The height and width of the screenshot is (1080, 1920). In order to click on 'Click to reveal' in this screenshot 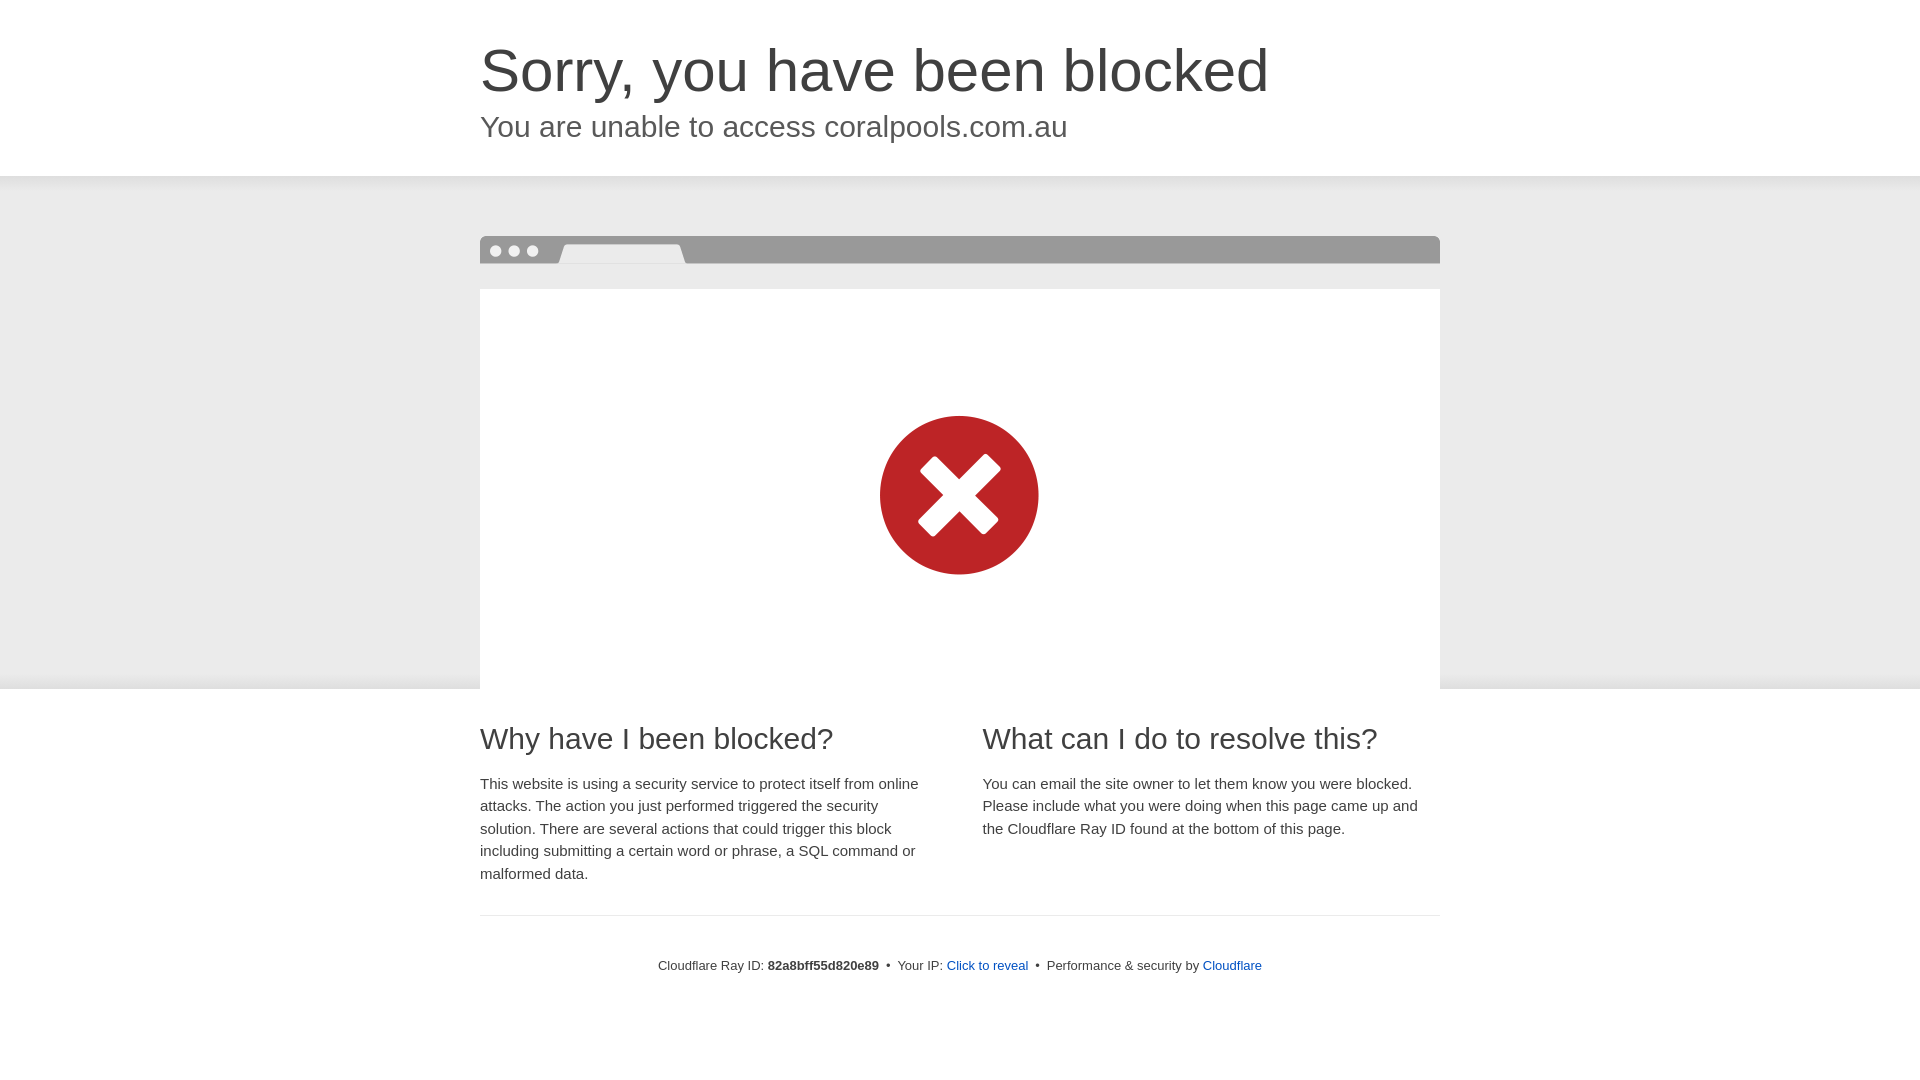, I will do `click(988, 964)`.